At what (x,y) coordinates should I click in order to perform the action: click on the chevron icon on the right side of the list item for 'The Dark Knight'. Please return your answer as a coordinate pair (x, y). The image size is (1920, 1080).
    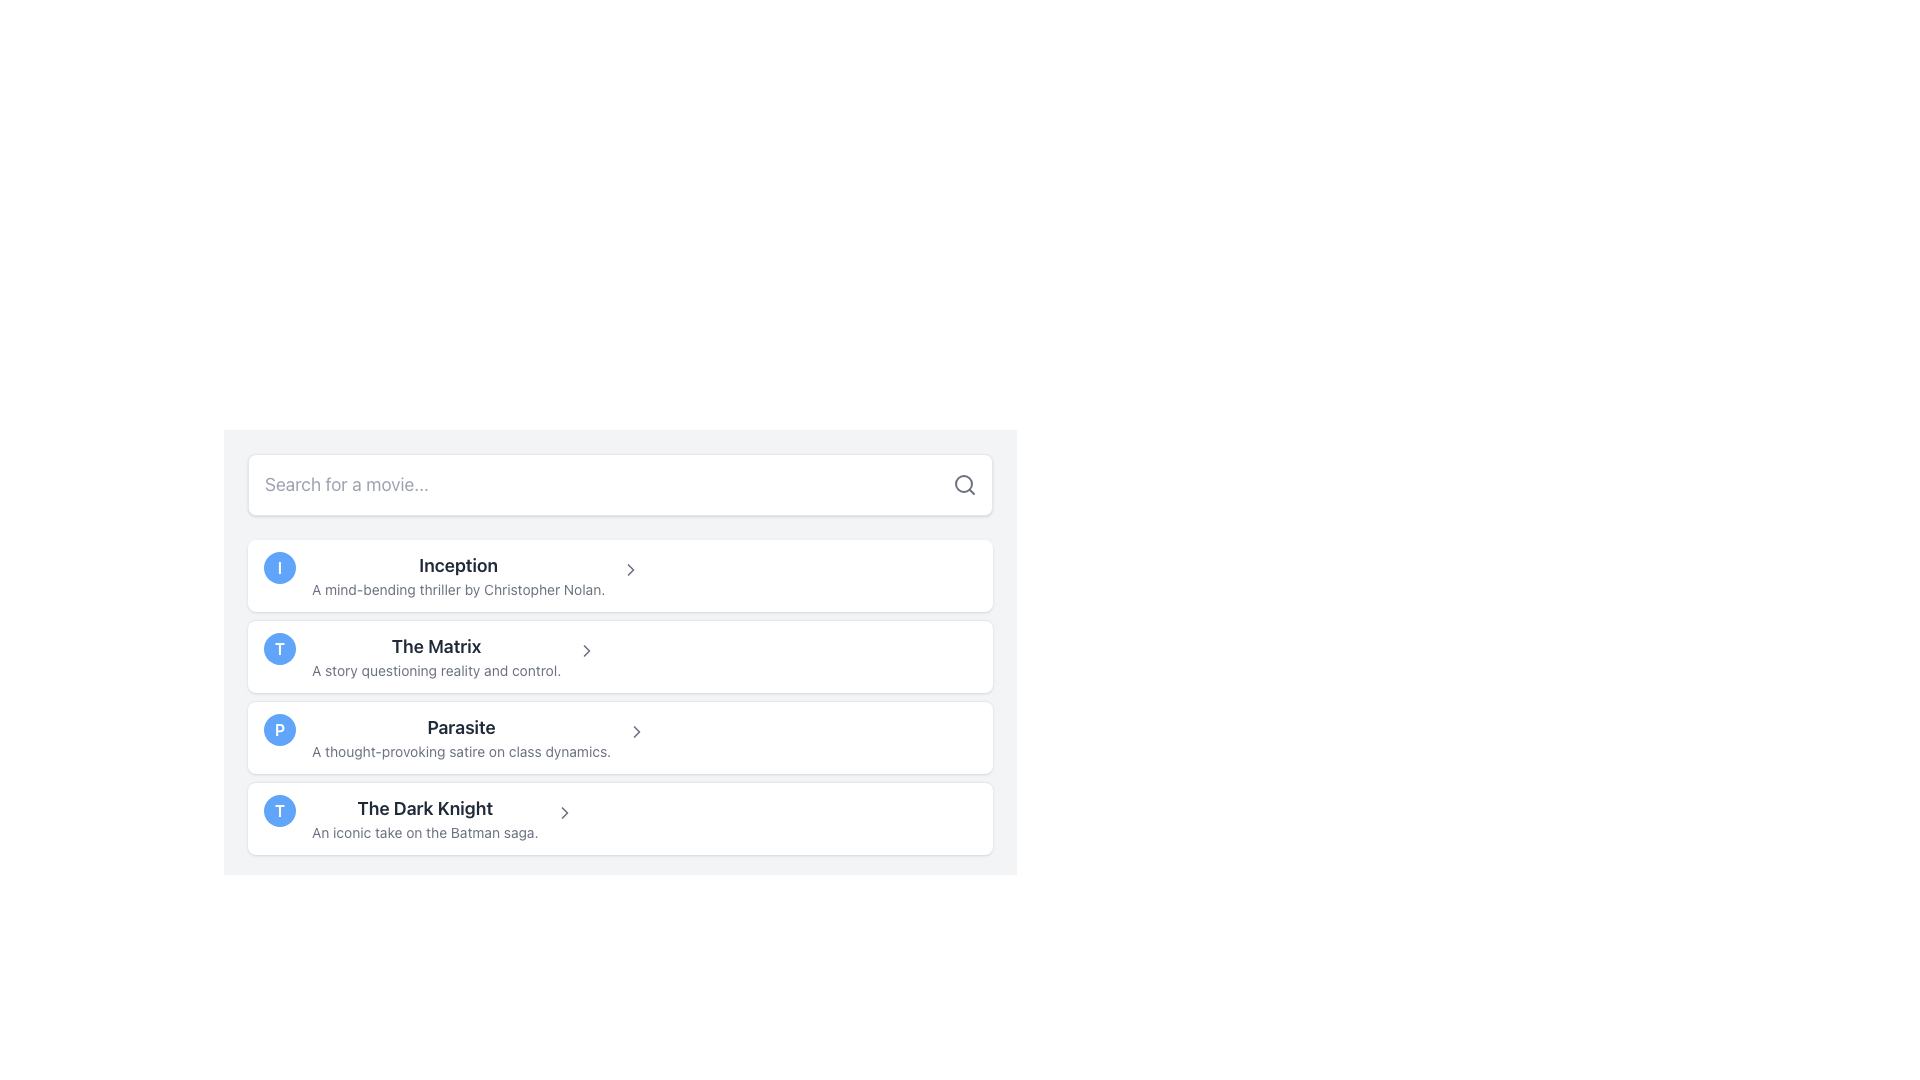
    Looking at the image, I should click on (563, 813).